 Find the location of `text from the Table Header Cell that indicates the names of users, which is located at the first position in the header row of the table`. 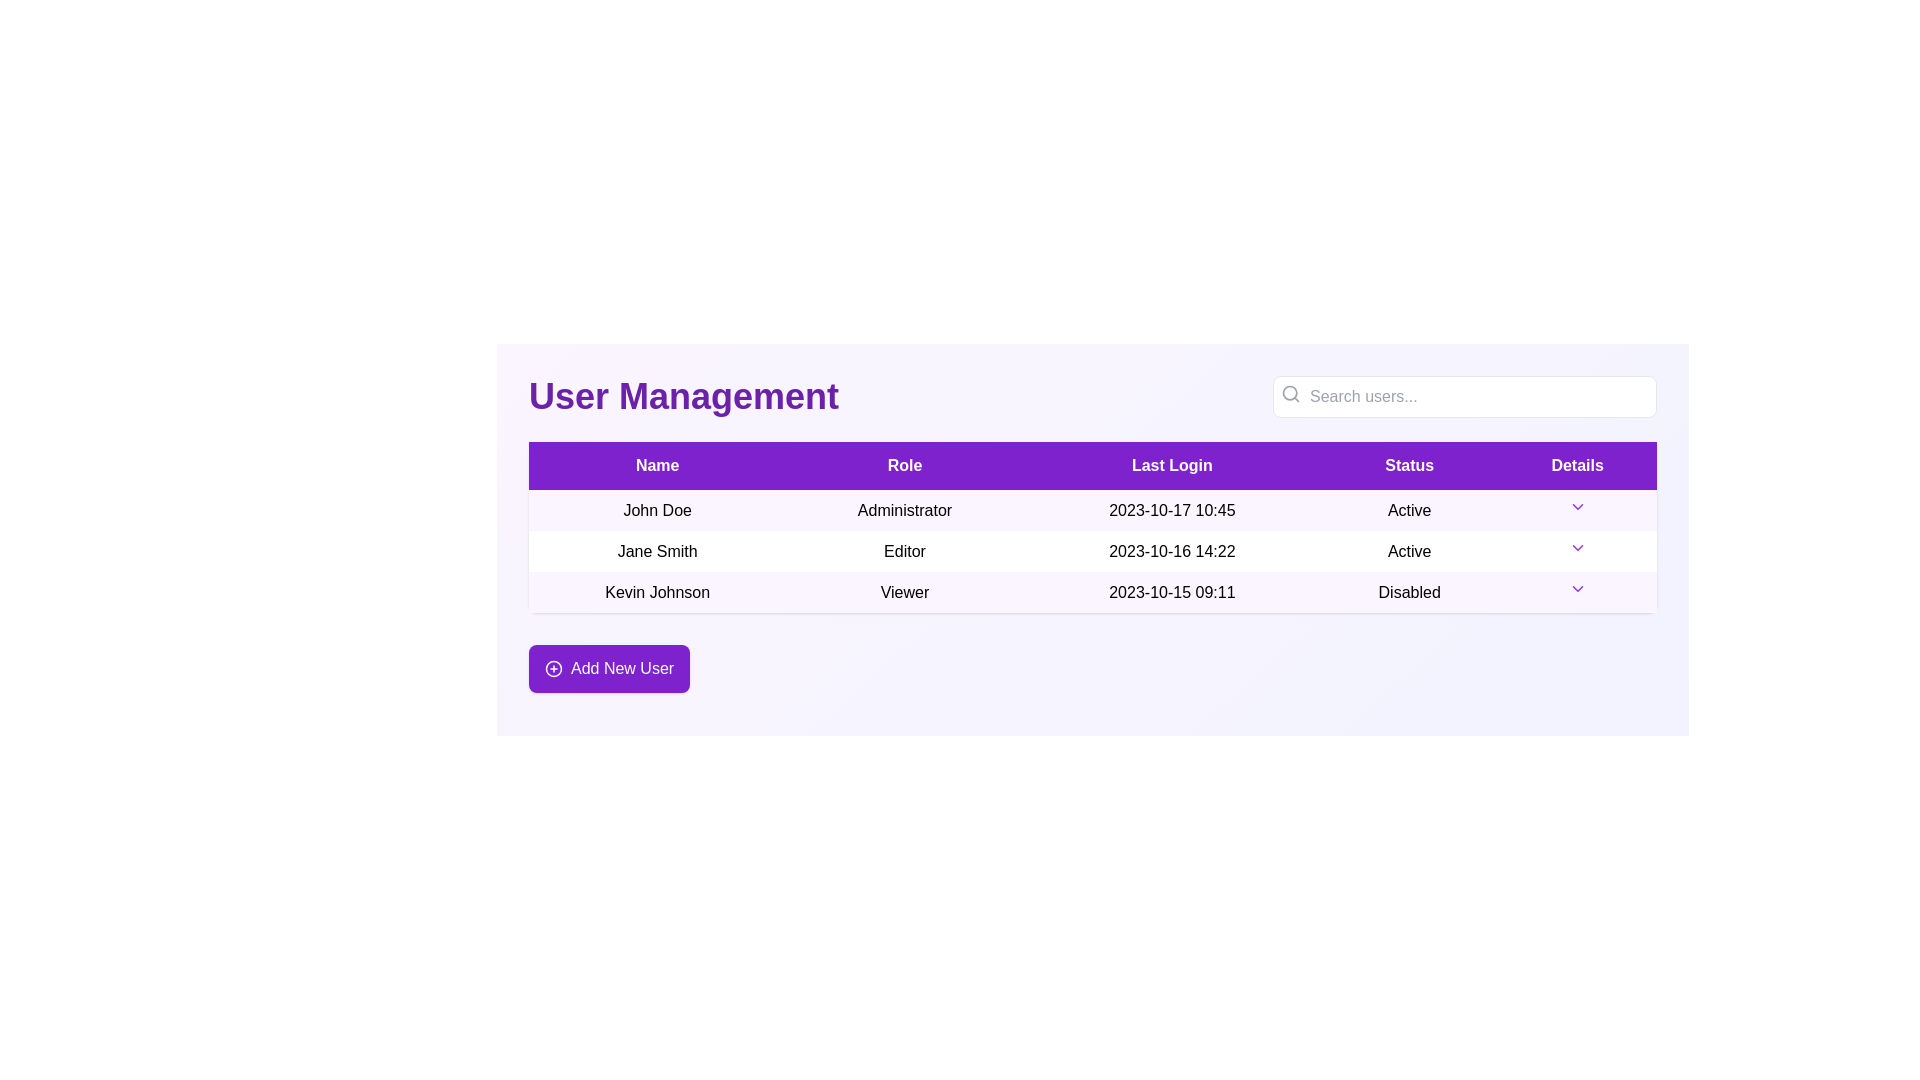

text from the Table Header Cell that indicates the names of users, which is located at the first position in the header row of the table is located at coordinates (657, 466).